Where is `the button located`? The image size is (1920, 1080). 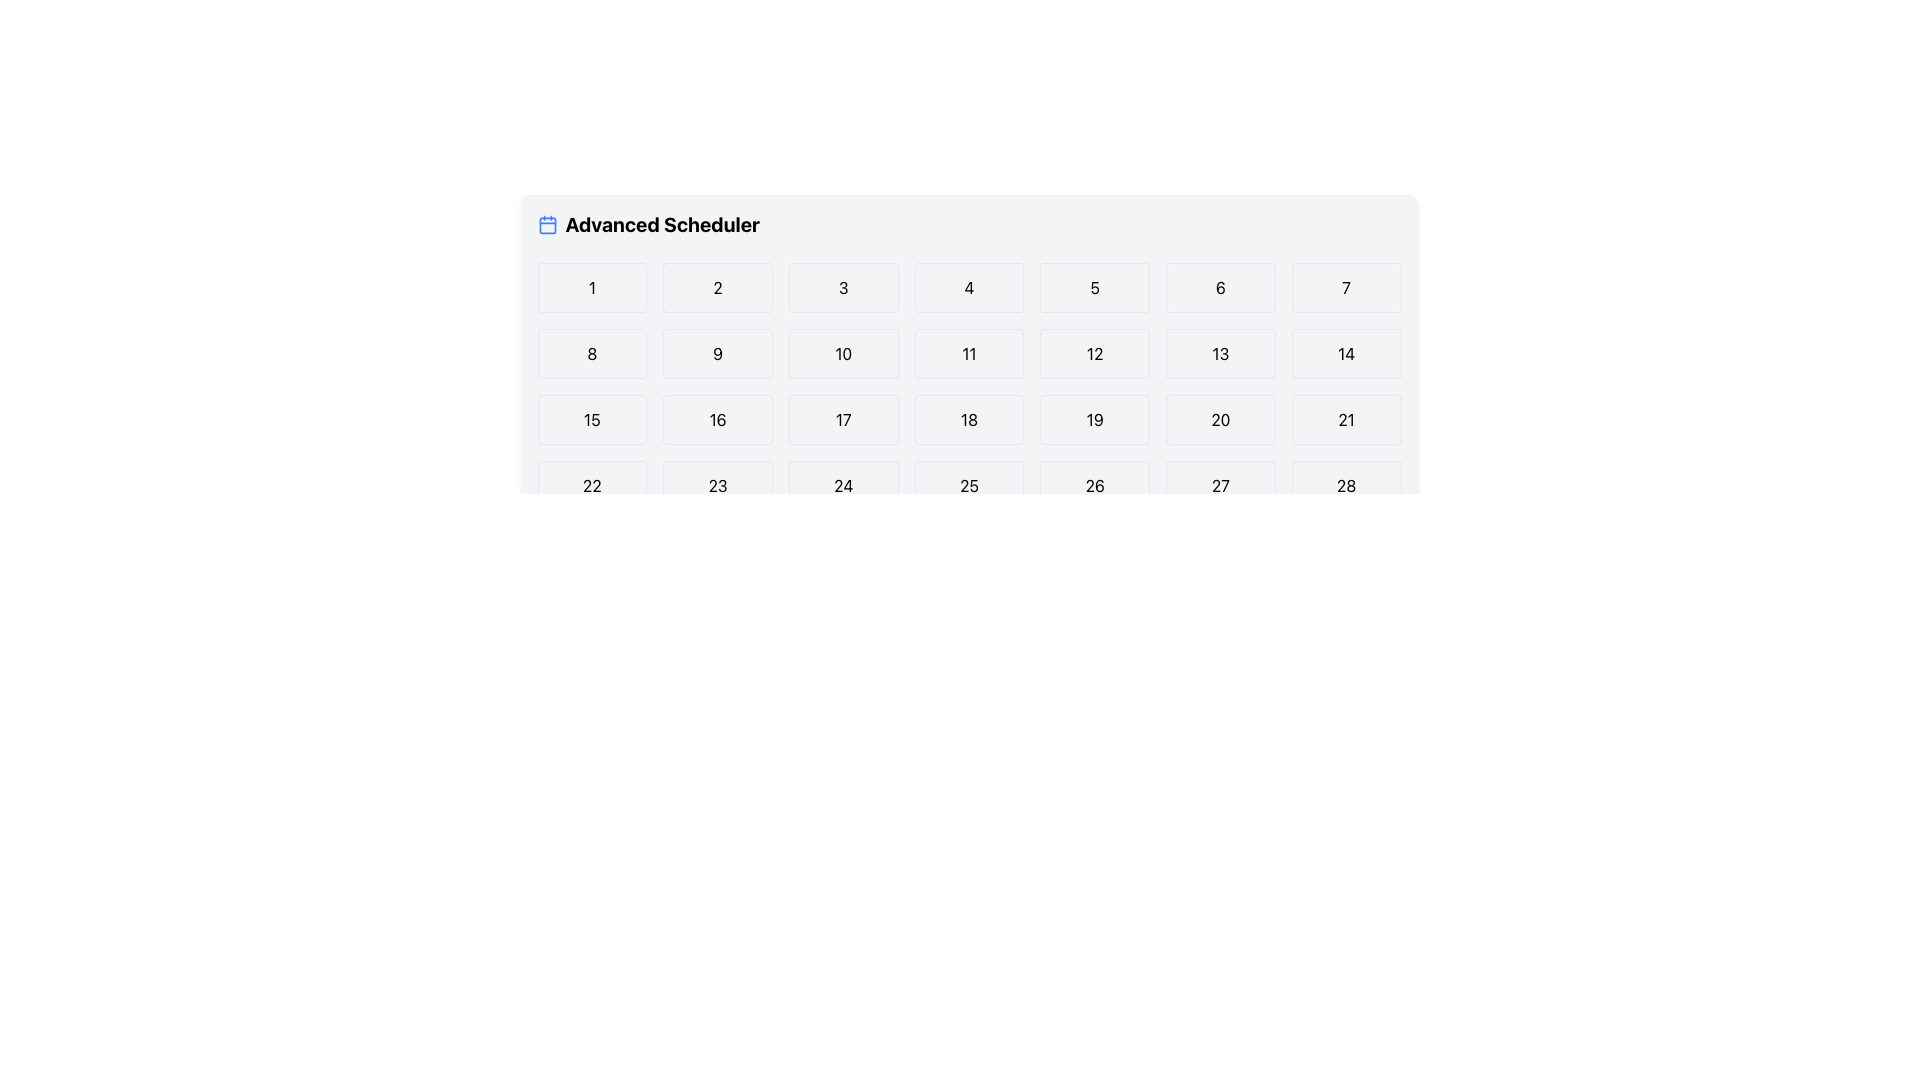 the button located is located at coordinates (591, 353).